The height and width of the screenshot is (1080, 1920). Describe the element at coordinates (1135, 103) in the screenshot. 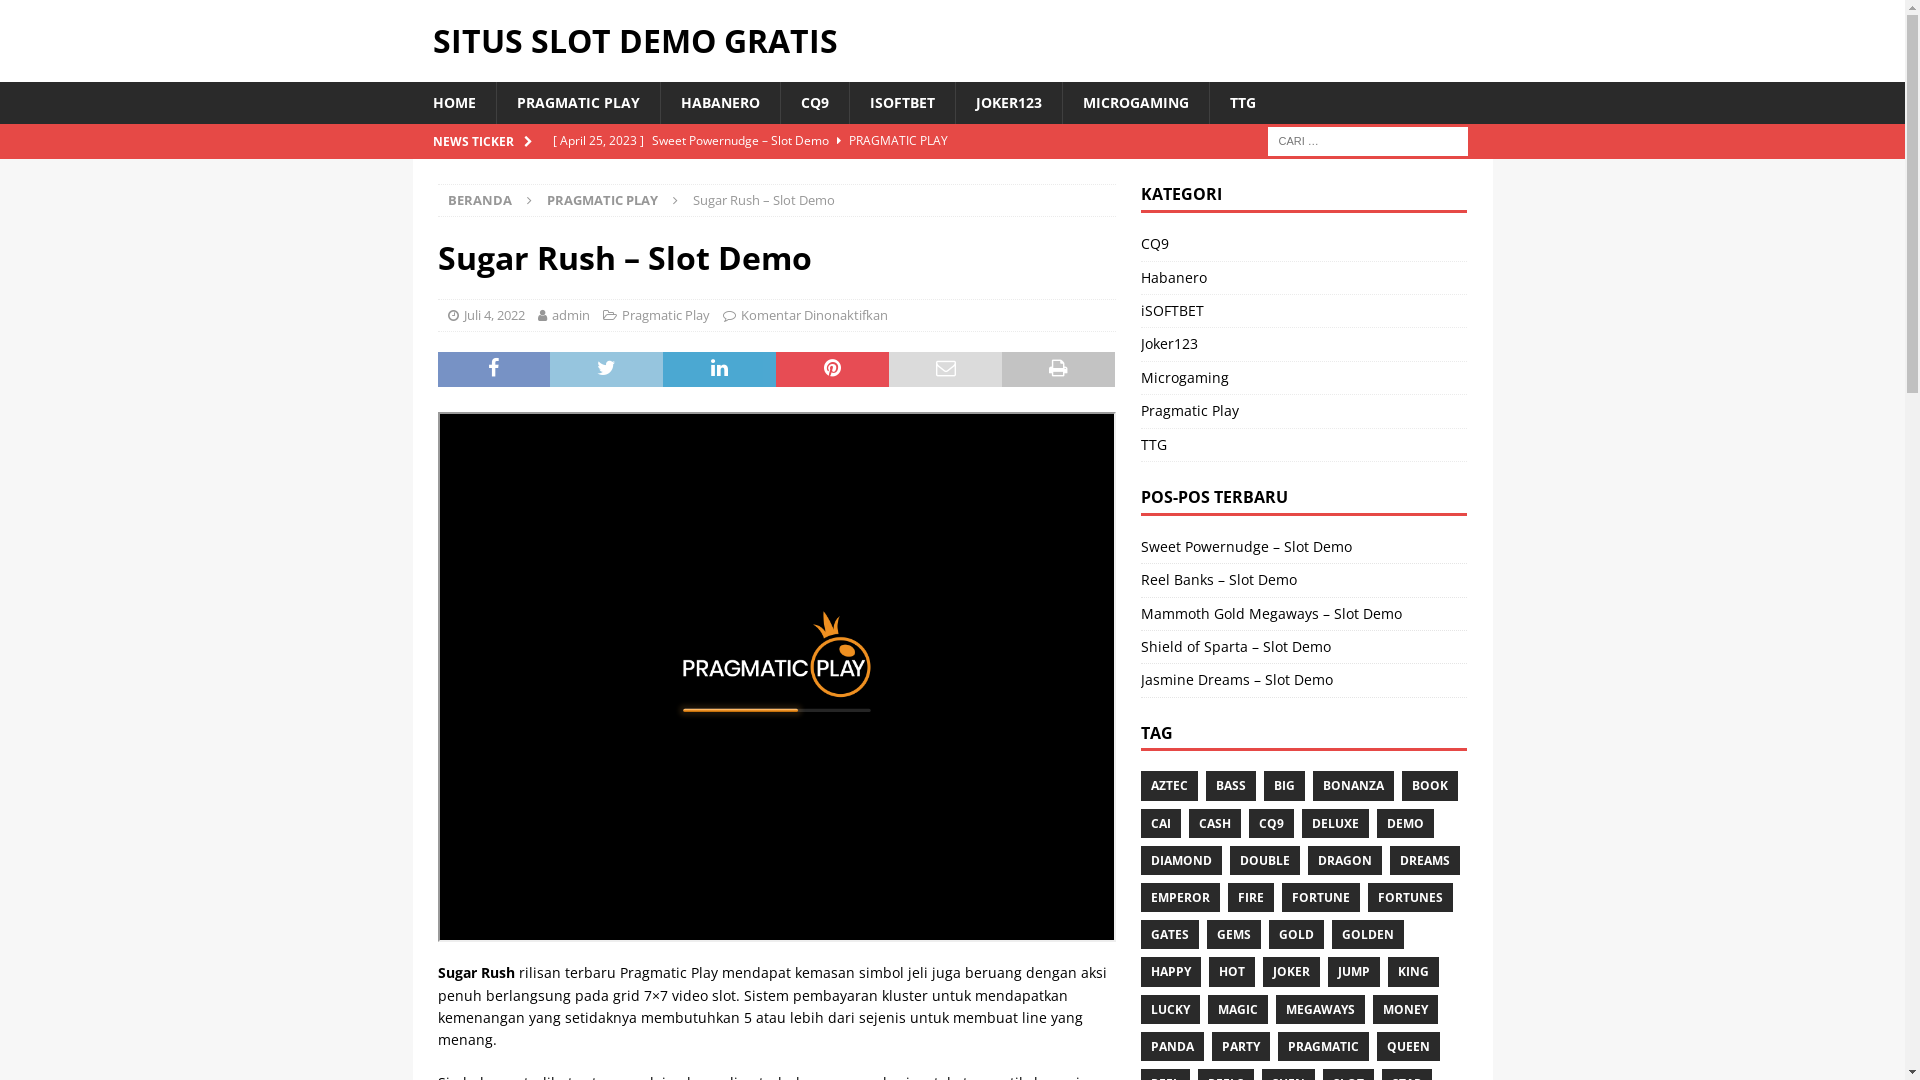

I see `'MICROGAMING'` at that location.